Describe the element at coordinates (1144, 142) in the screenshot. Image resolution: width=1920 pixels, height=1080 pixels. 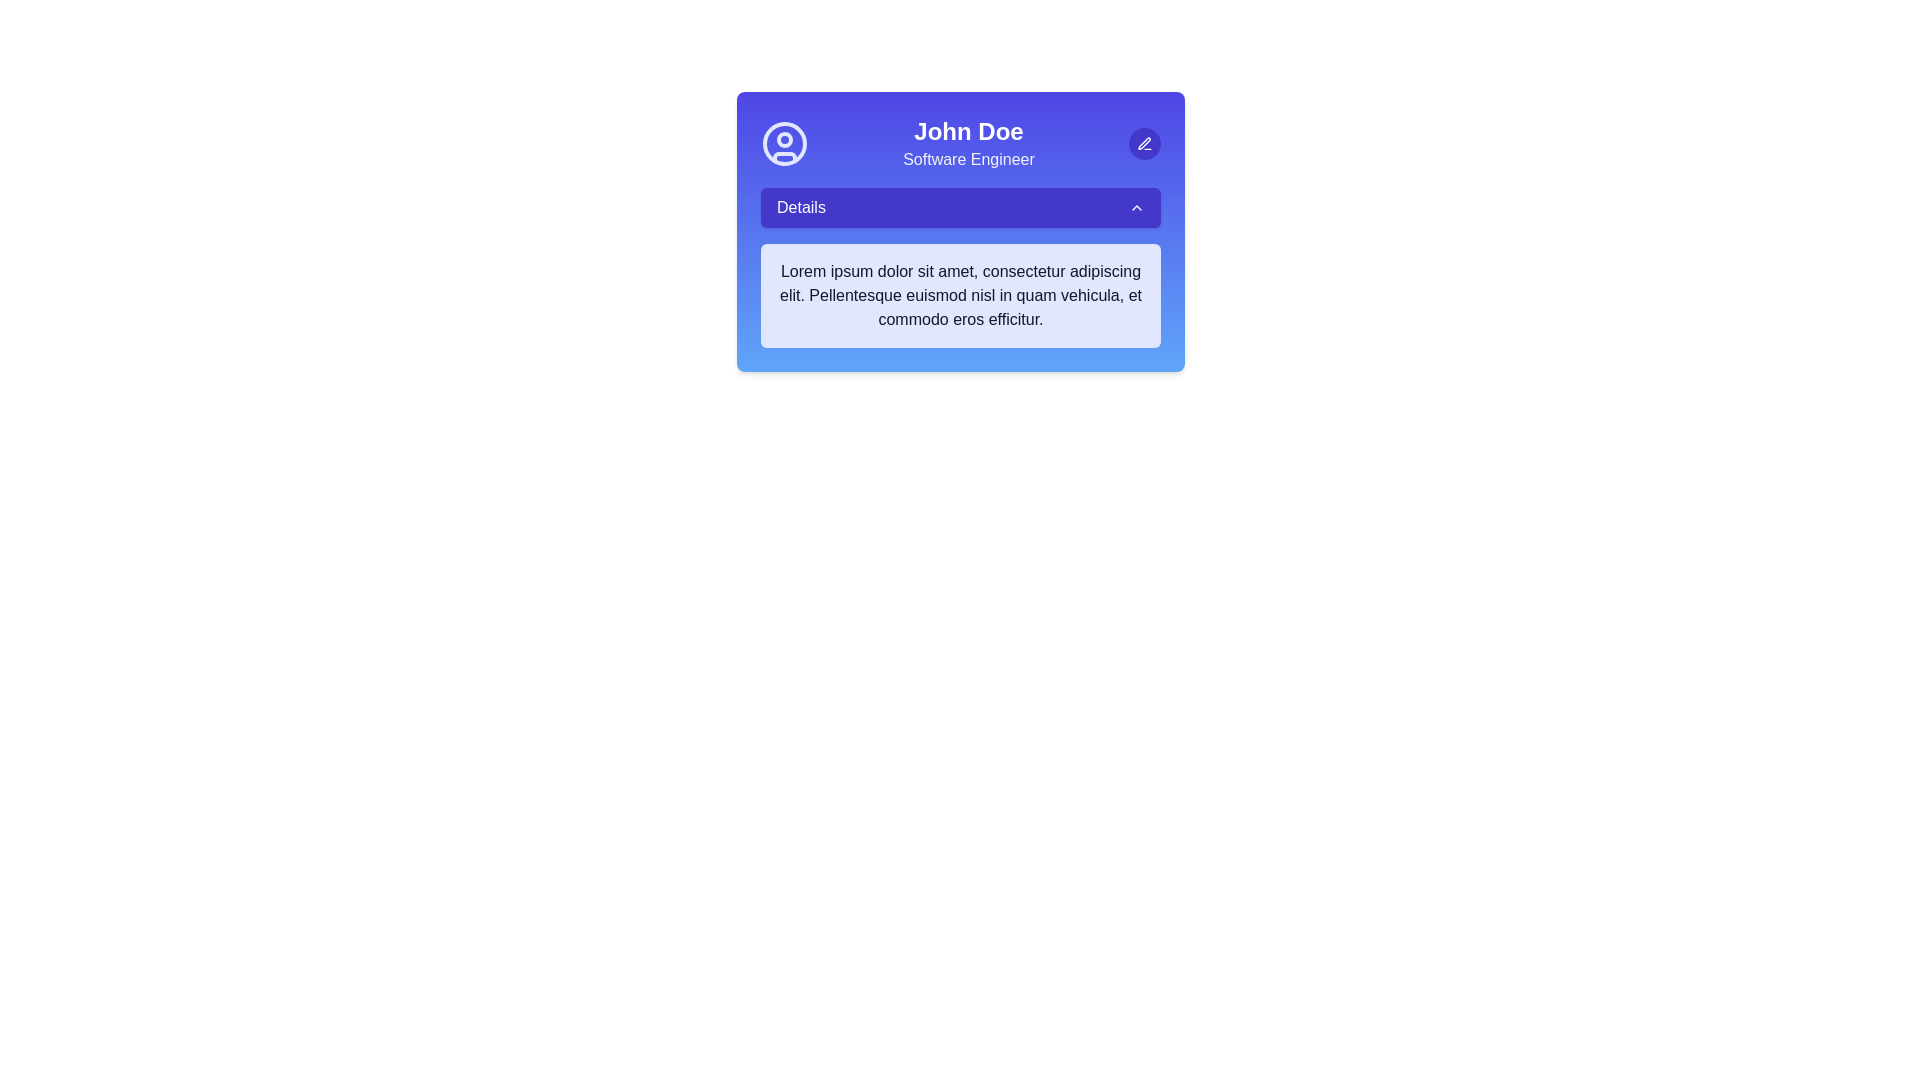
I see `the edit icon located in the top-right corner of the user card section` at that location.